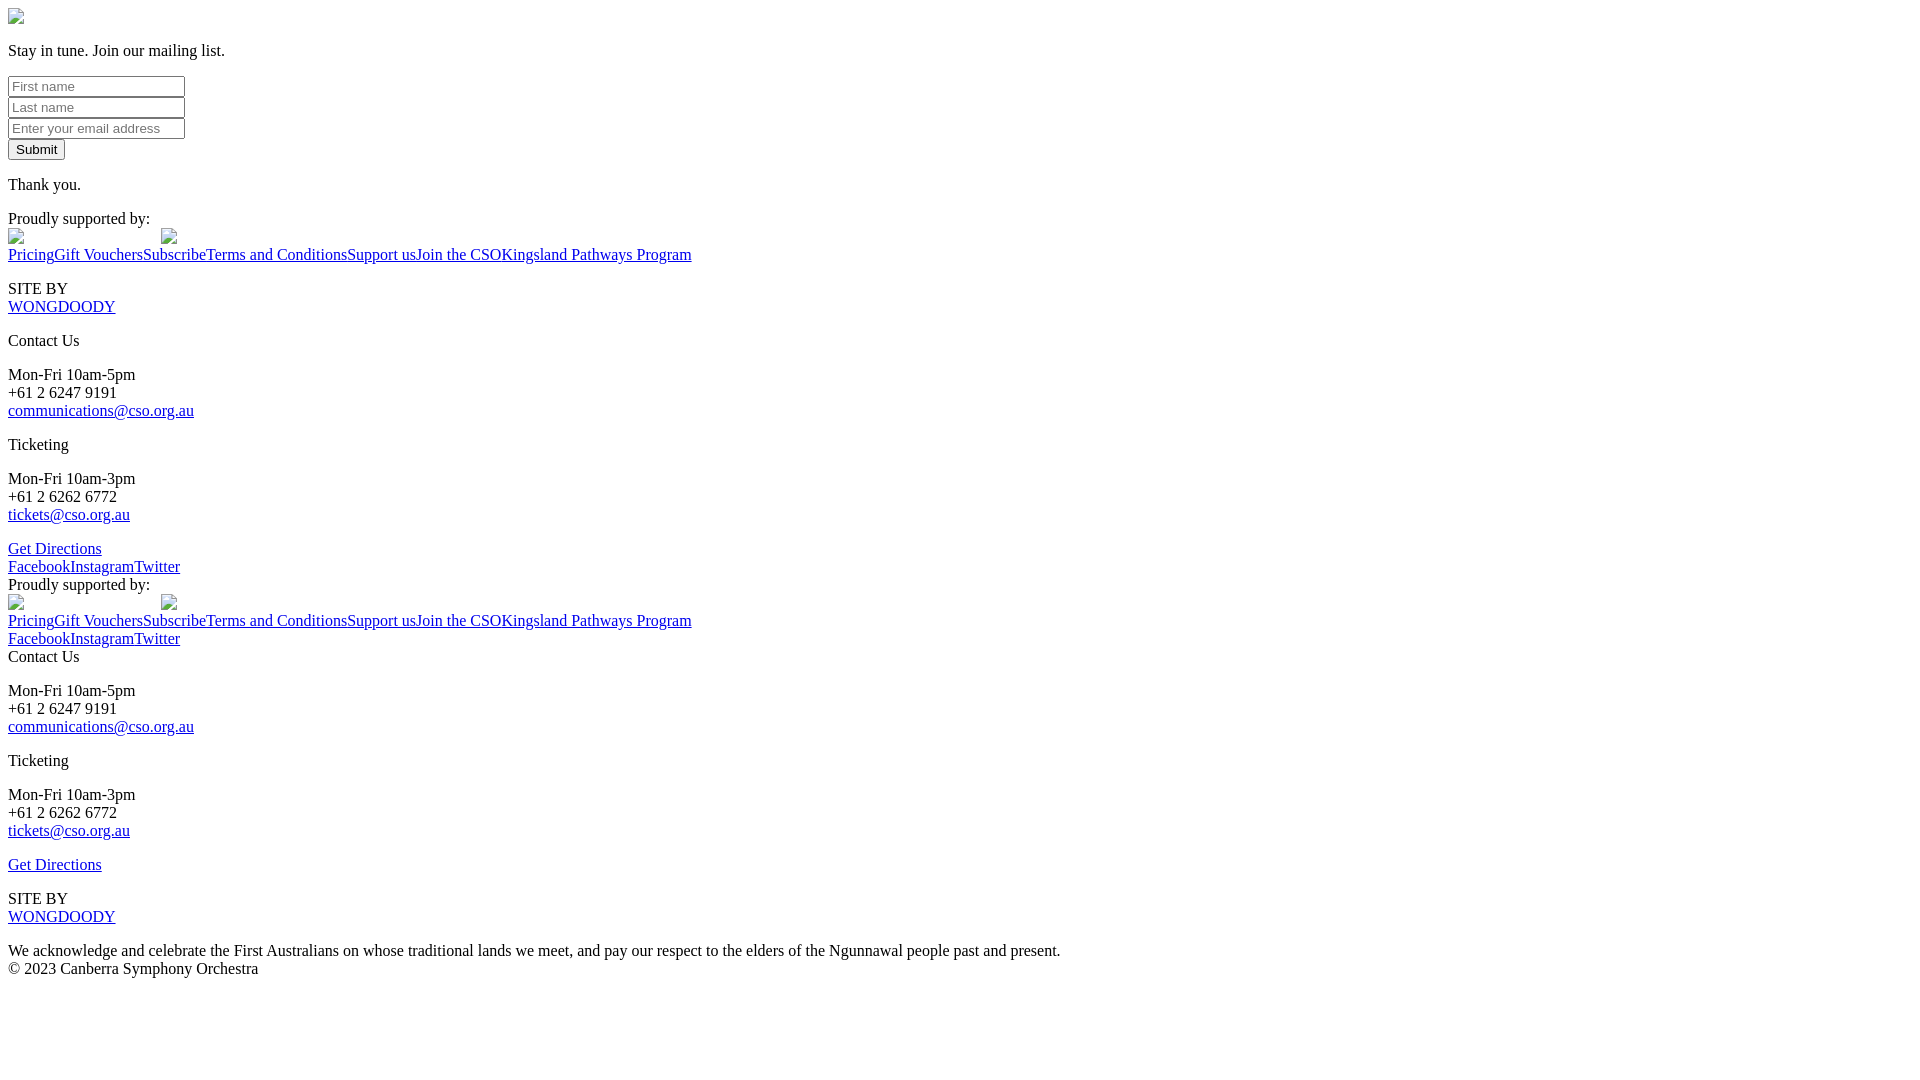  What do you see at coordinates (156, 638) in the screenshot?
I see `'Twitter'` at bounding box center [156, 638].